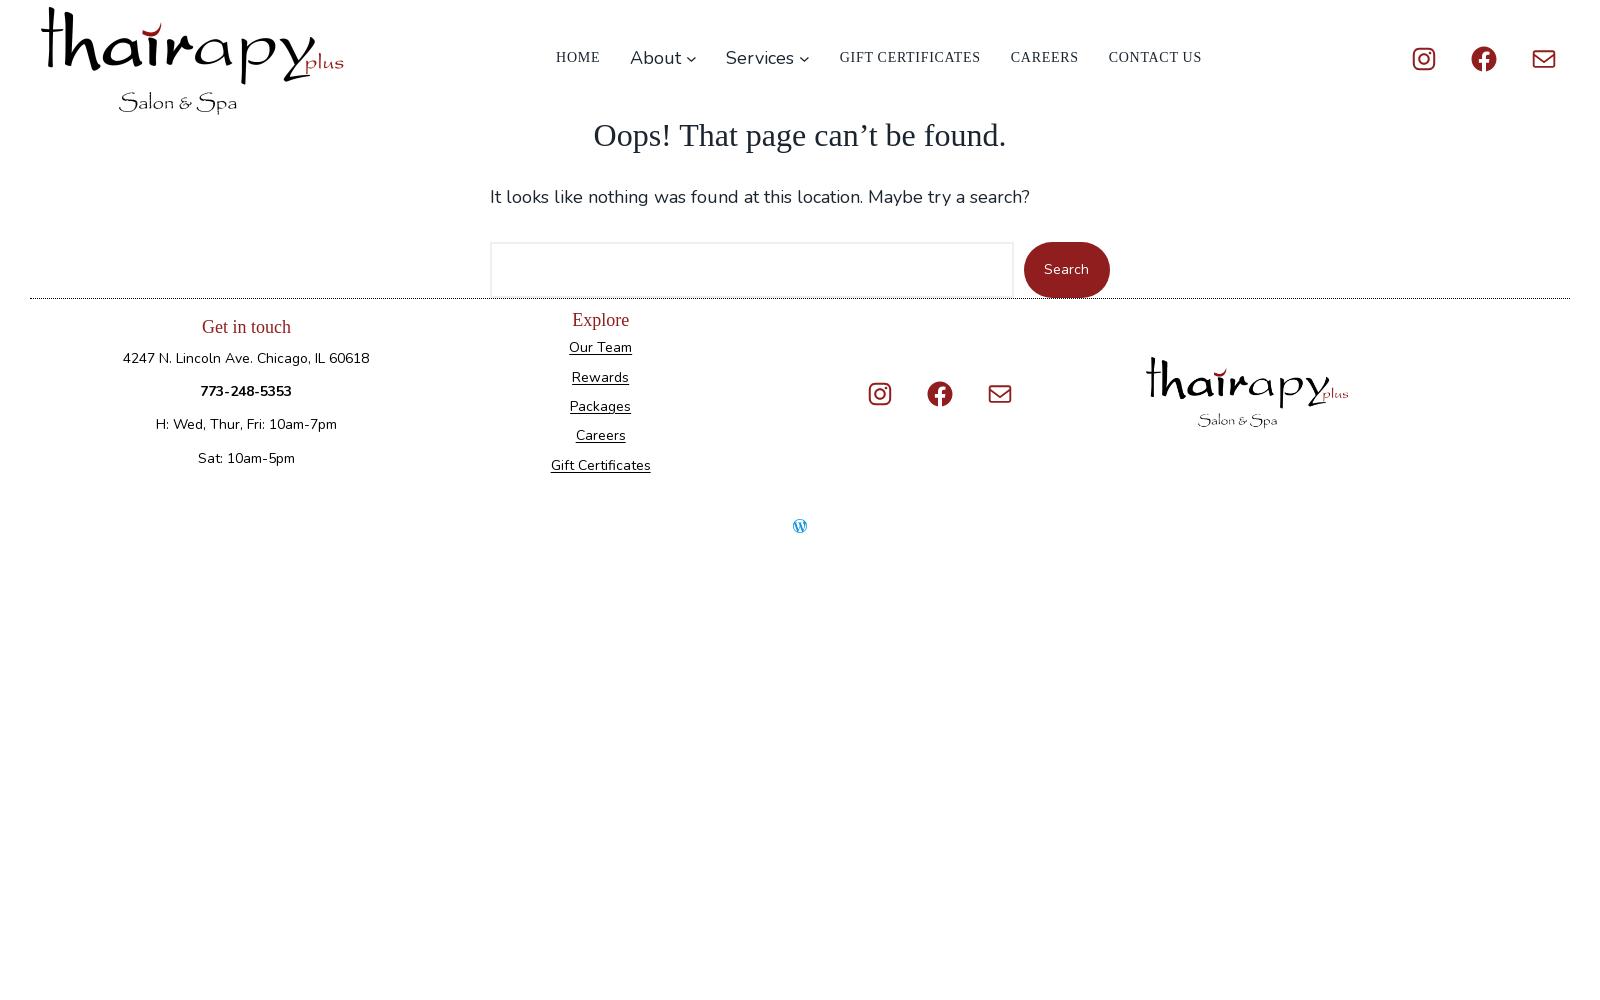  Describe the element at coordinates (760, 196) in the screenshot. I see `'It looks like nothing was found at this location. Maybe try a search?'` at that location.